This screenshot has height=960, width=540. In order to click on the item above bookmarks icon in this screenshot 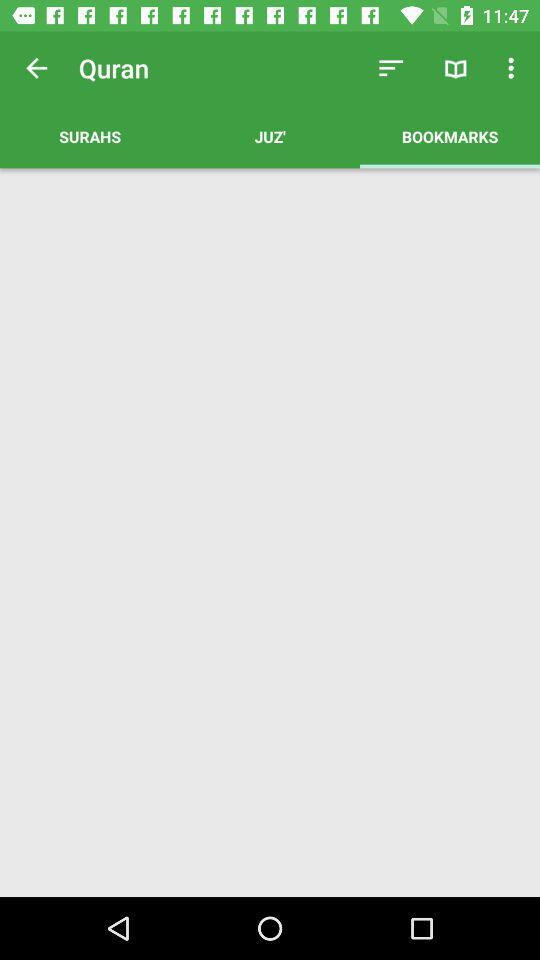, I will do `click(513, 68)`.